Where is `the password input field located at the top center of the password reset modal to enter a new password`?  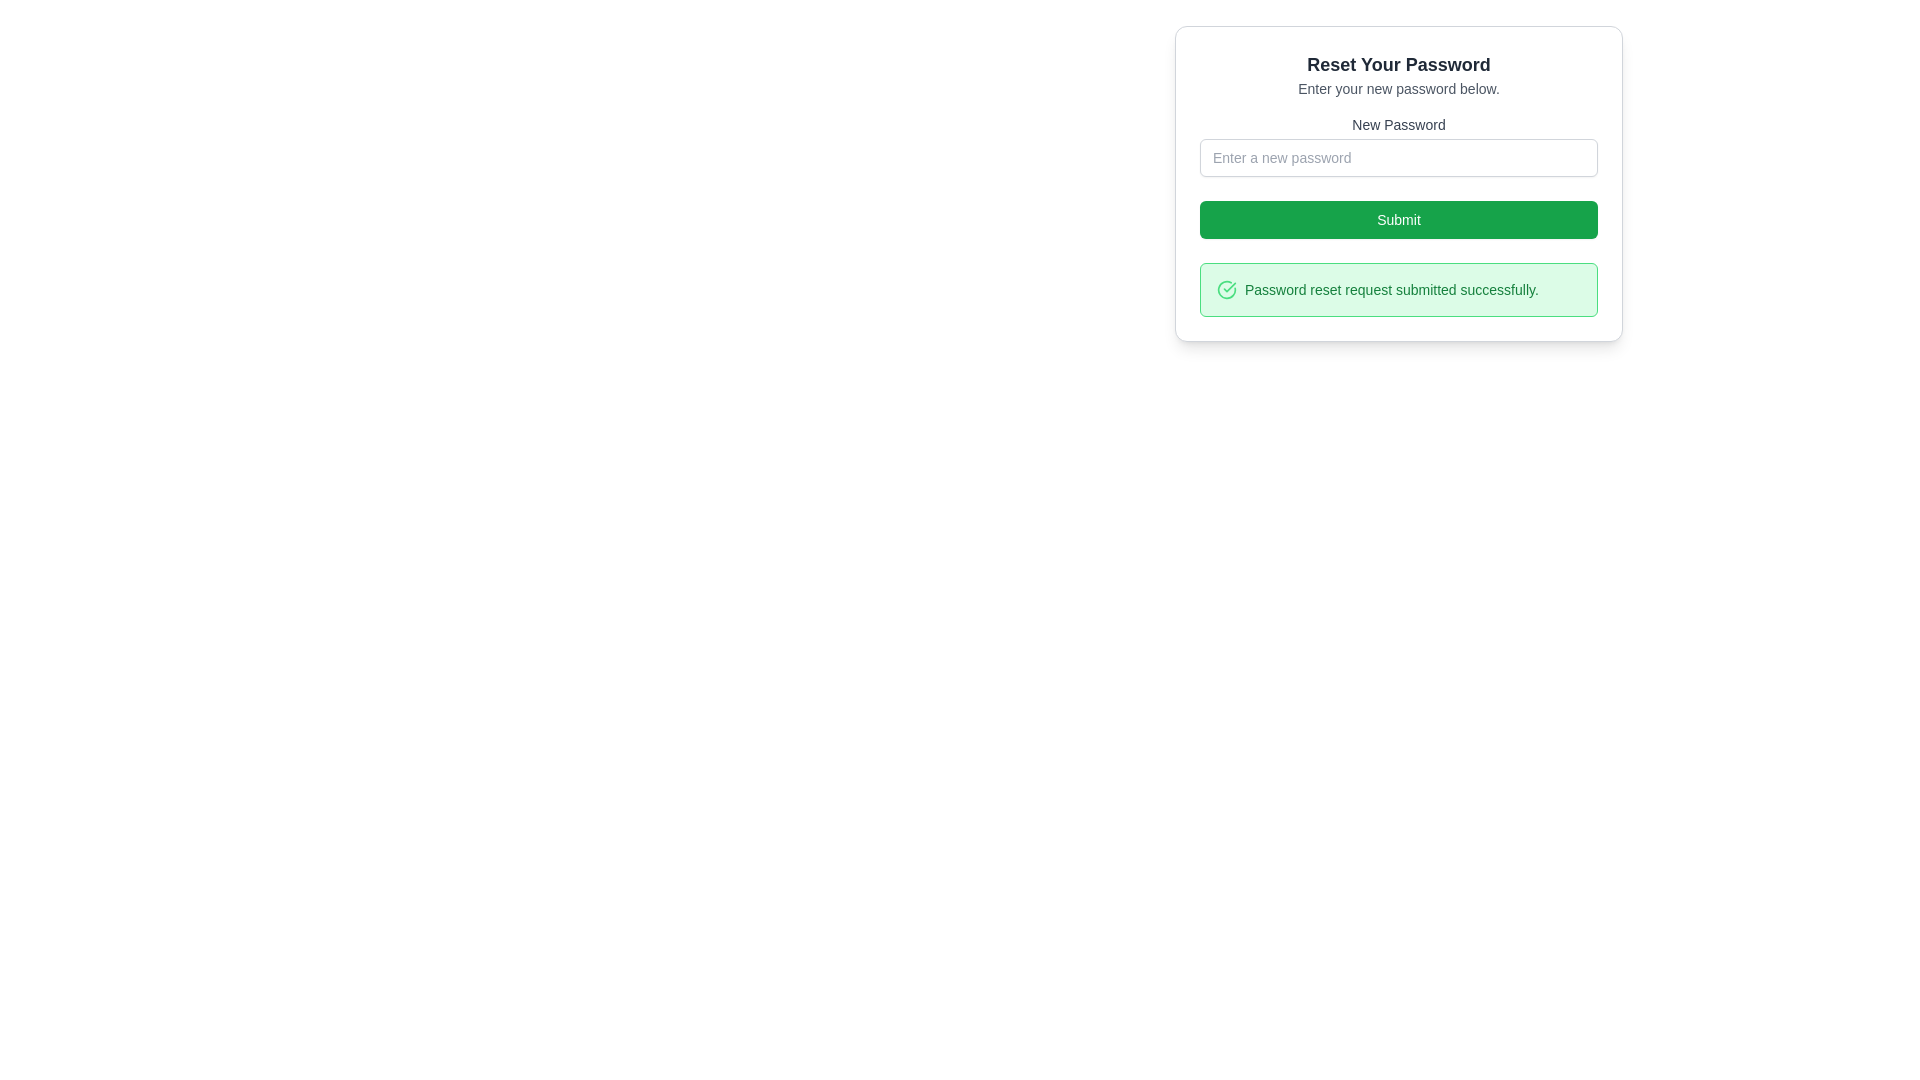 the password input field located at the top center of the password reset modal to enter a new password is located at coordinates (1397, 184).